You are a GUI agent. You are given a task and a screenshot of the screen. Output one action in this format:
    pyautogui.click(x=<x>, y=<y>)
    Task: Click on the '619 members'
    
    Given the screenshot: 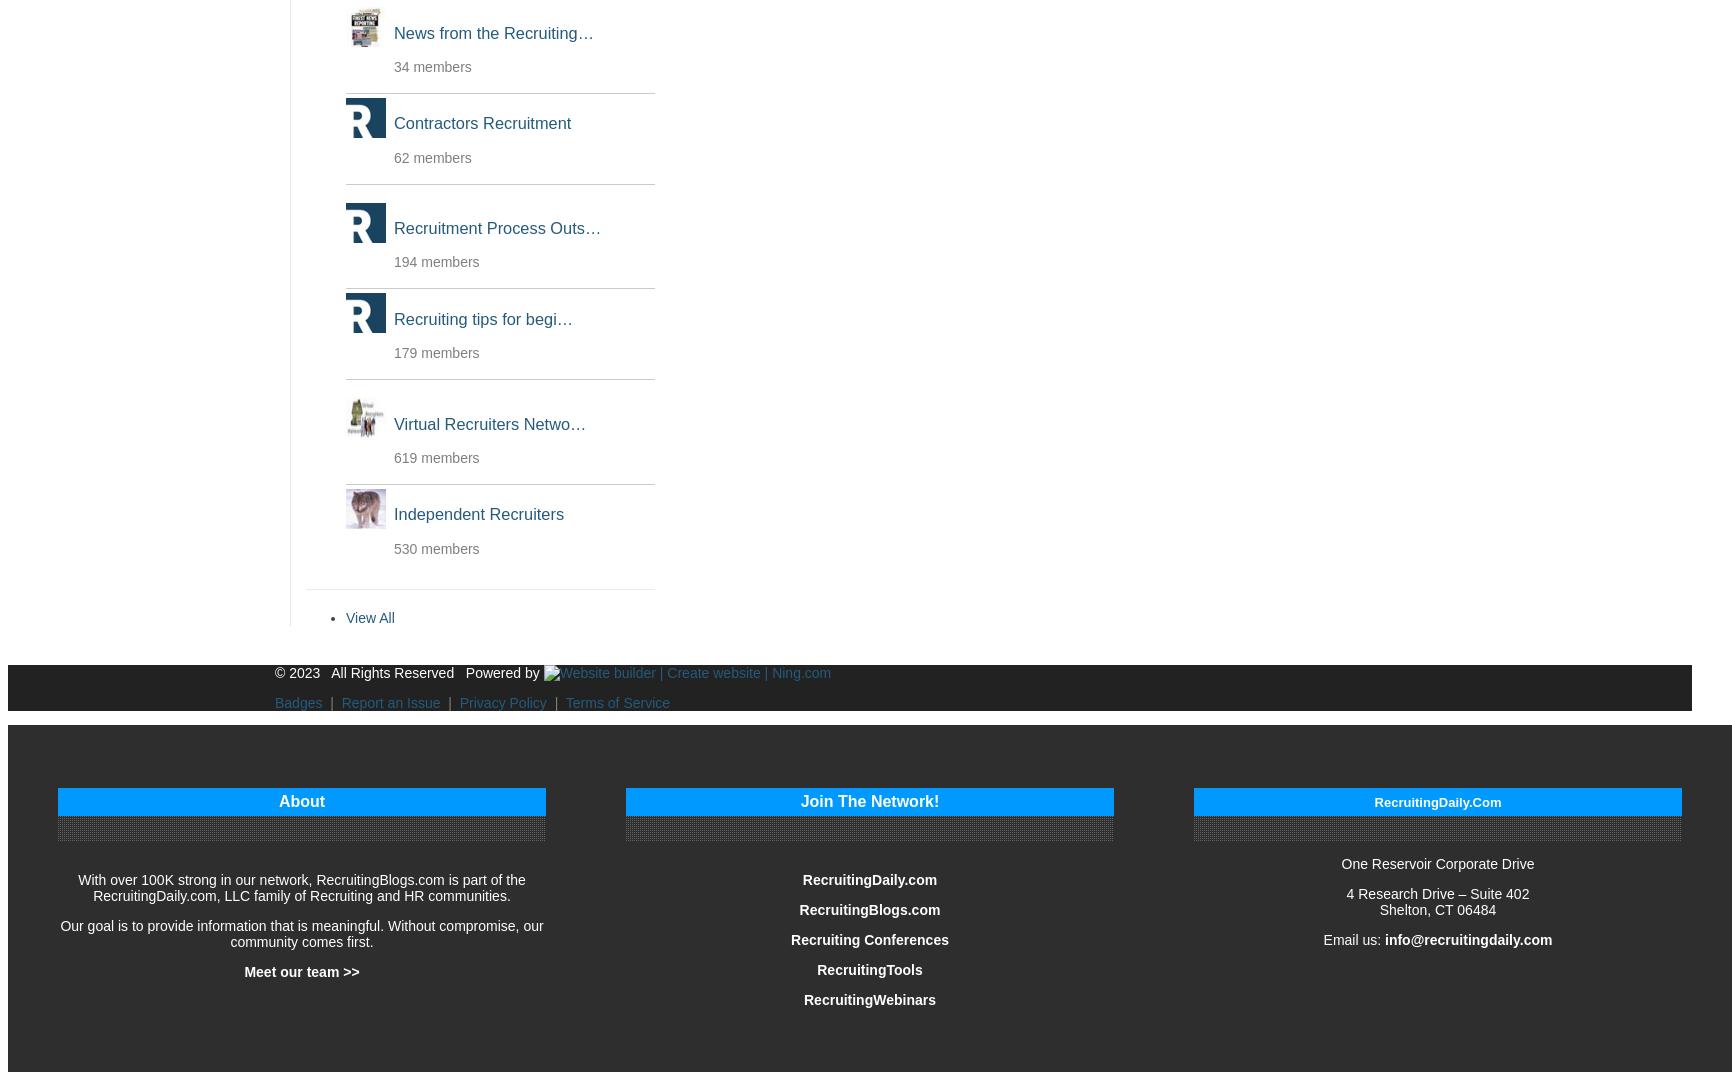 What is the action you would take?
    pyautogui.click(x=436, y=456)
    